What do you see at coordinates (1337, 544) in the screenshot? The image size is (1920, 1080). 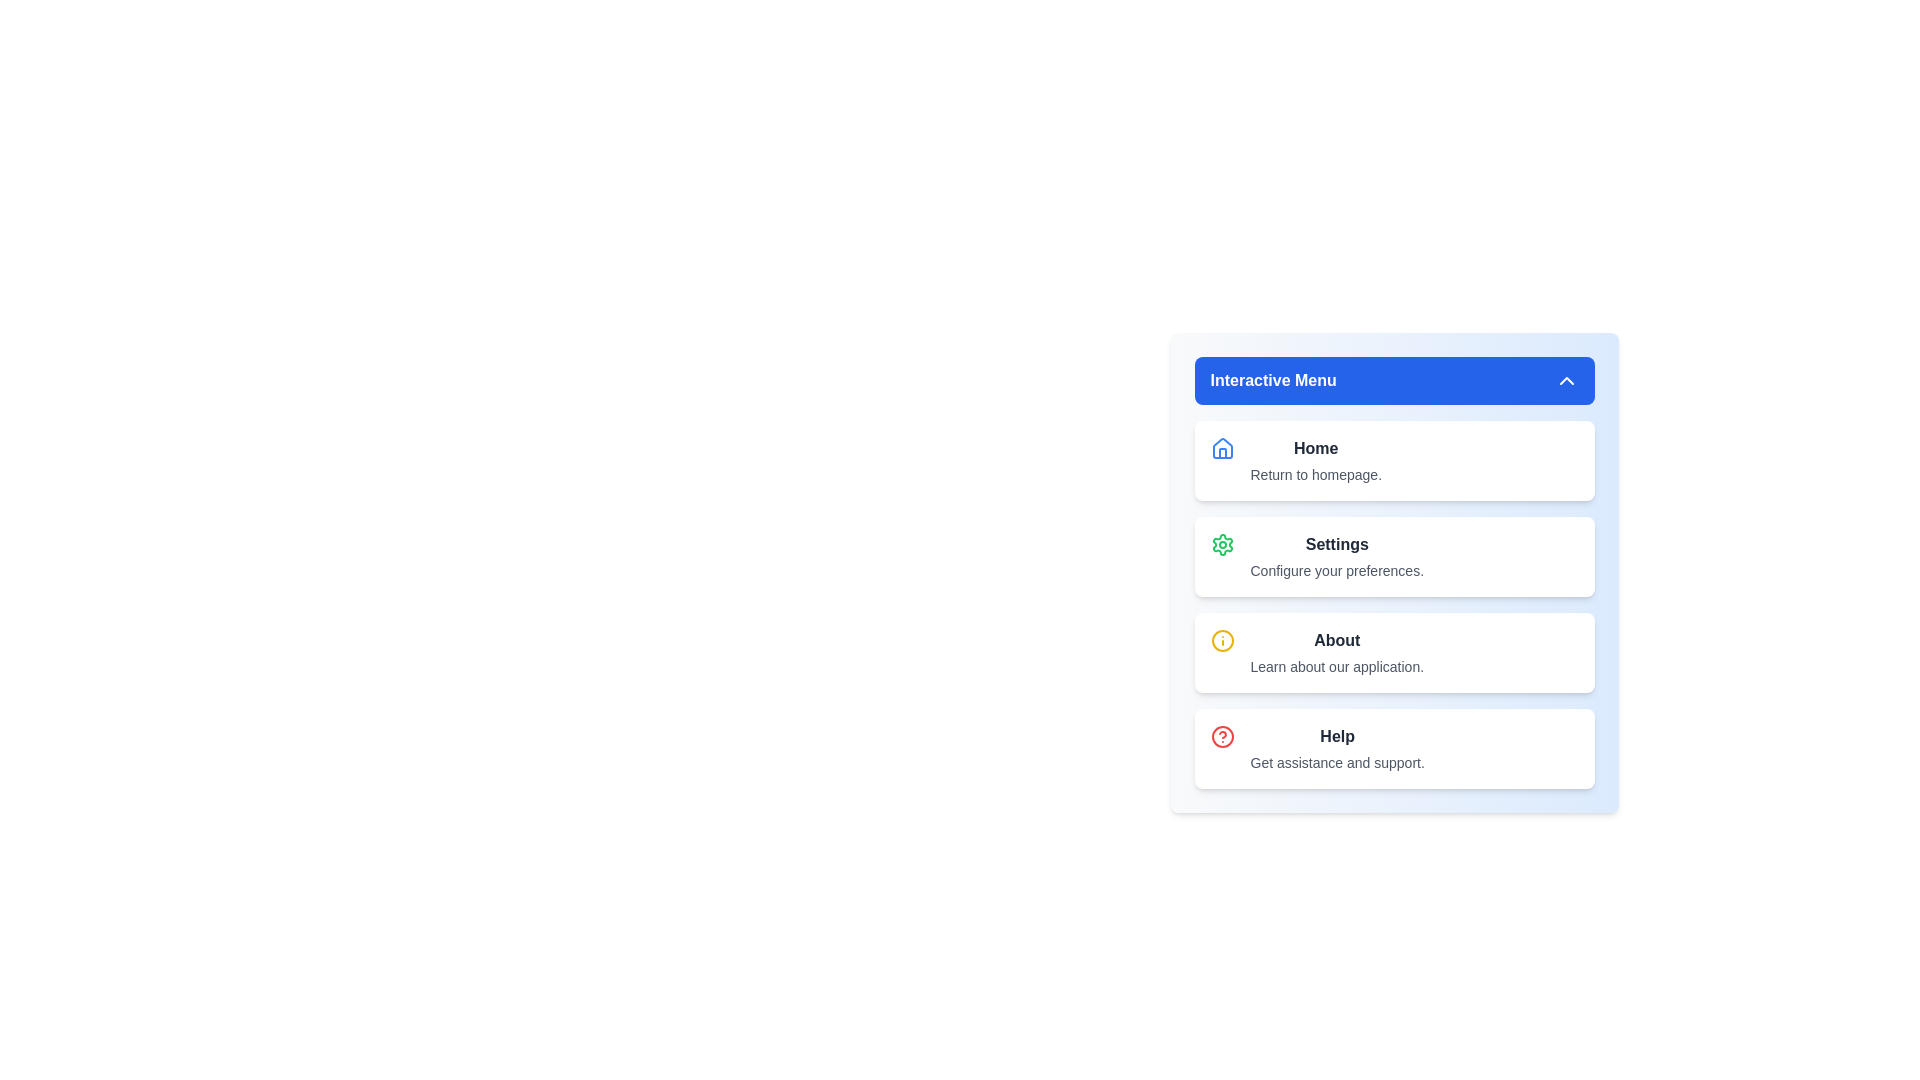 I see `the 'Settings' text label in the interactive menu, which is centrally located below the 'Home' section and above the 'About' section` at bounding box center [1337, 544].